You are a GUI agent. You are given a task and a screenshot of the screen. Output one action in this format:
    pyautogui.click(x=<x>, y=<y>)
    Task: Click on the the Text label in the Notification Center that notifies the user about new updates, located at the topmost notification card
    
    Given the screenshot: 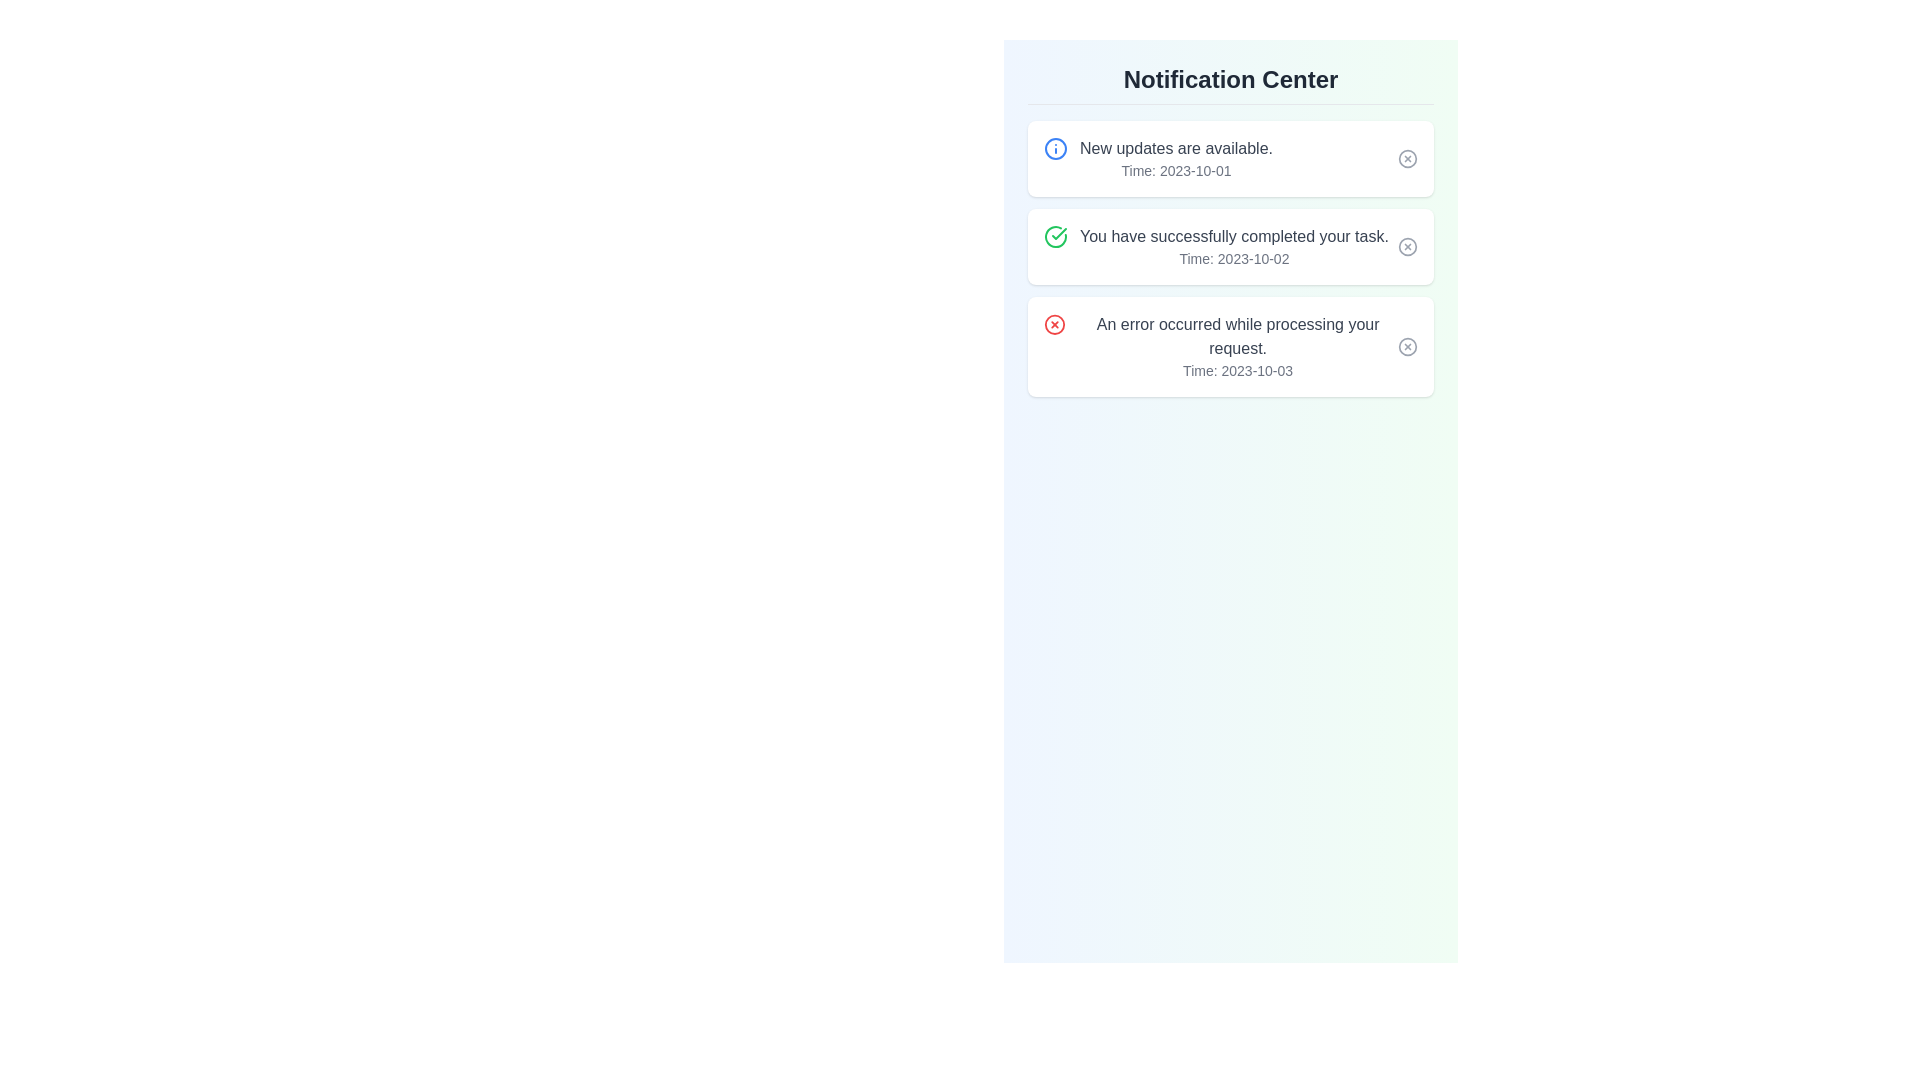 What is the action you would take?
    pyautogui.click(x=1176, y=148)
    